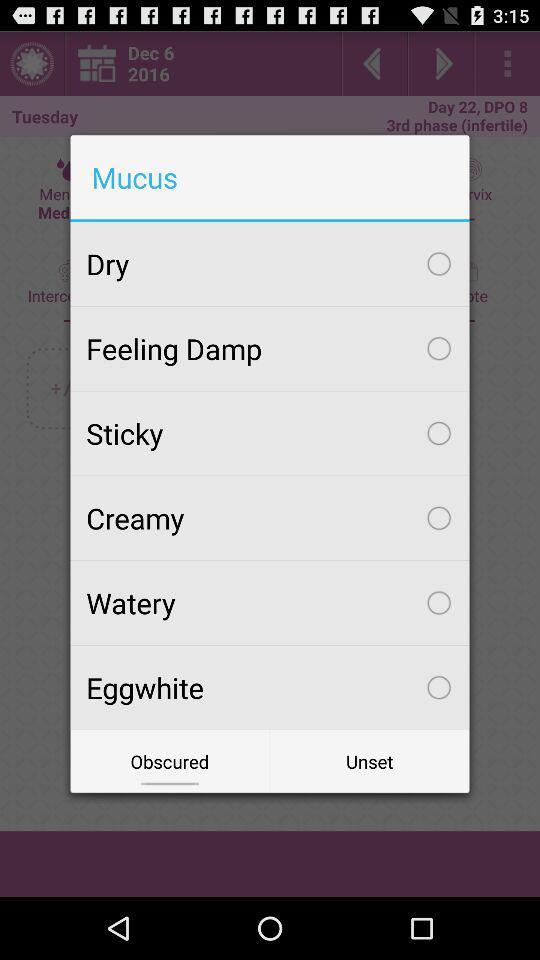  What do you see at coordinates (270, 517) in the screenshot?
I see `checkbox above the watery` at bounding box center [270, 517].